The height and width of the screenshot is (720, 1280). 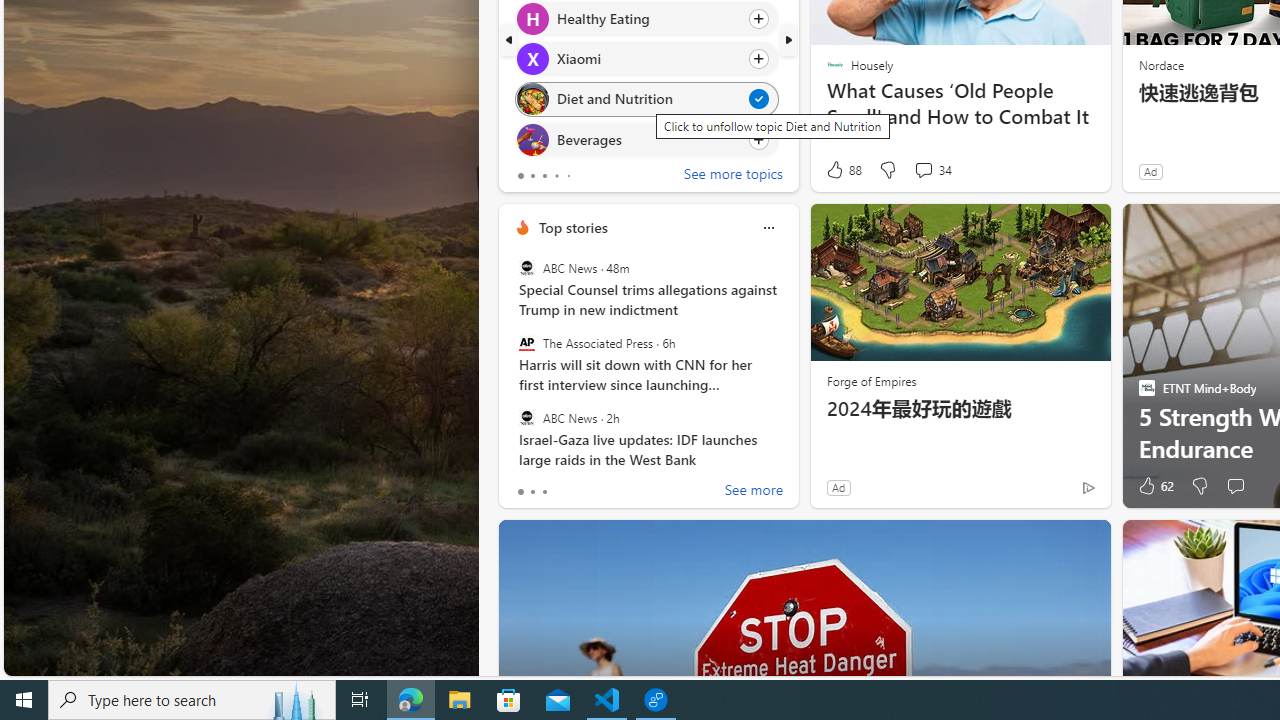 What do you see at coordinates (567, 175) in the screenshot?
I see `'tab-4'` at bounding box center [567, 175].